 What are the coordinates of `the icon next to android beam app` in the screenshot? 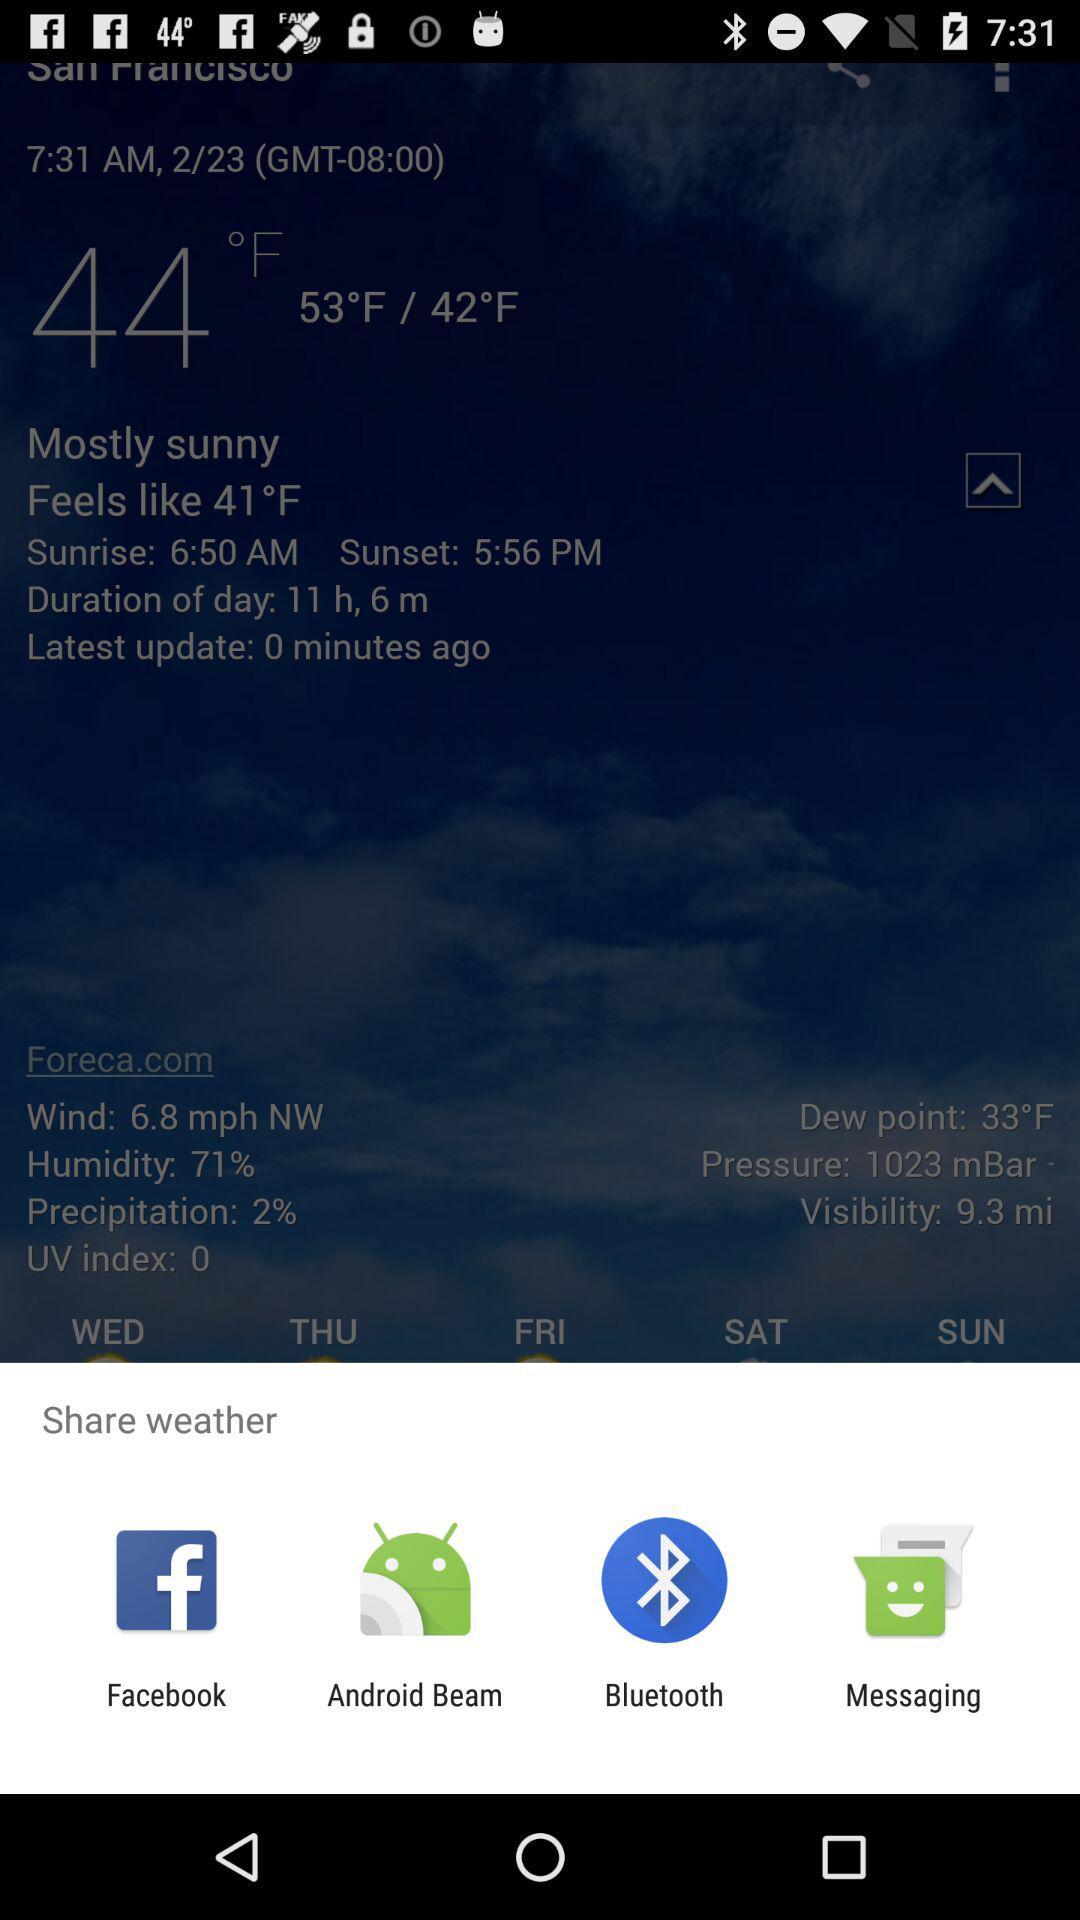 It's located at (664, 1711).